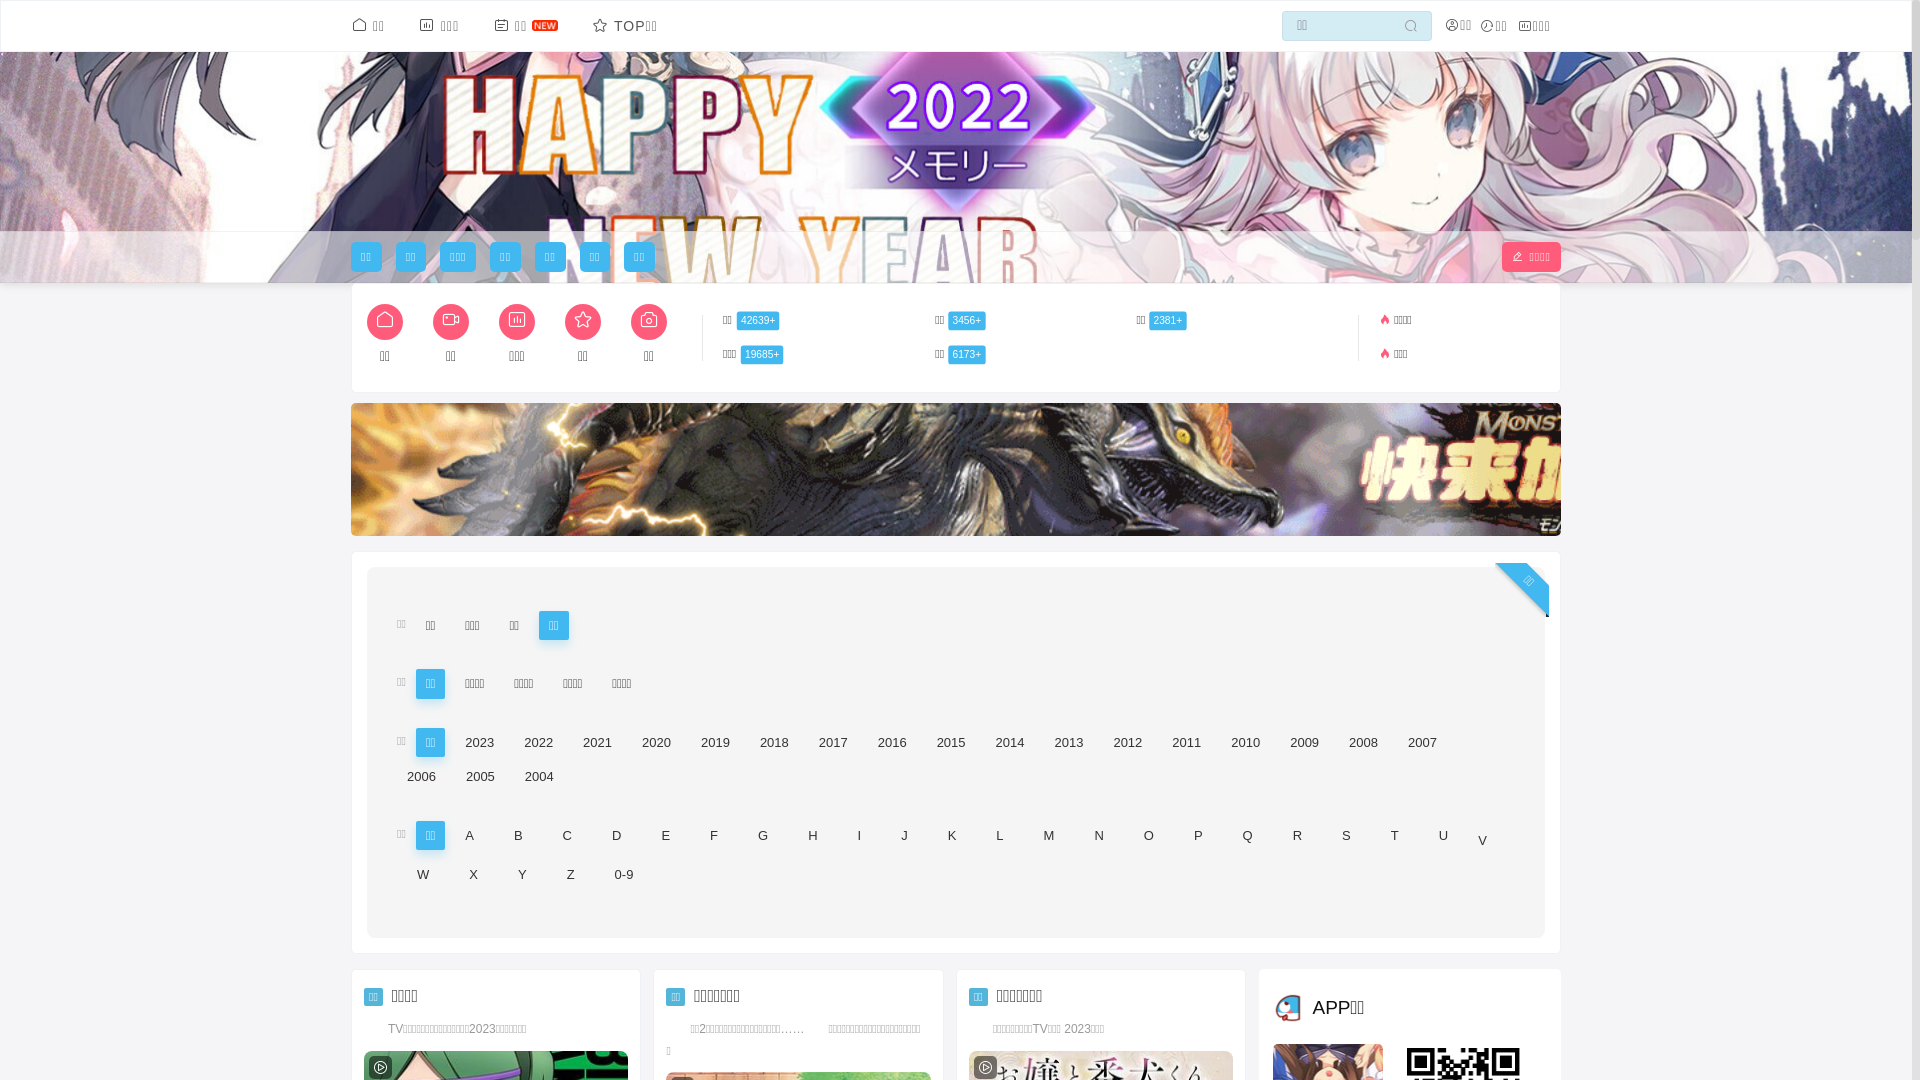 The width and height of the screenshot is (1920, 1080). What do you see at coordinates (596, 742) in the screenshot?
I see `'2021'` at bounding box center [596, 742].